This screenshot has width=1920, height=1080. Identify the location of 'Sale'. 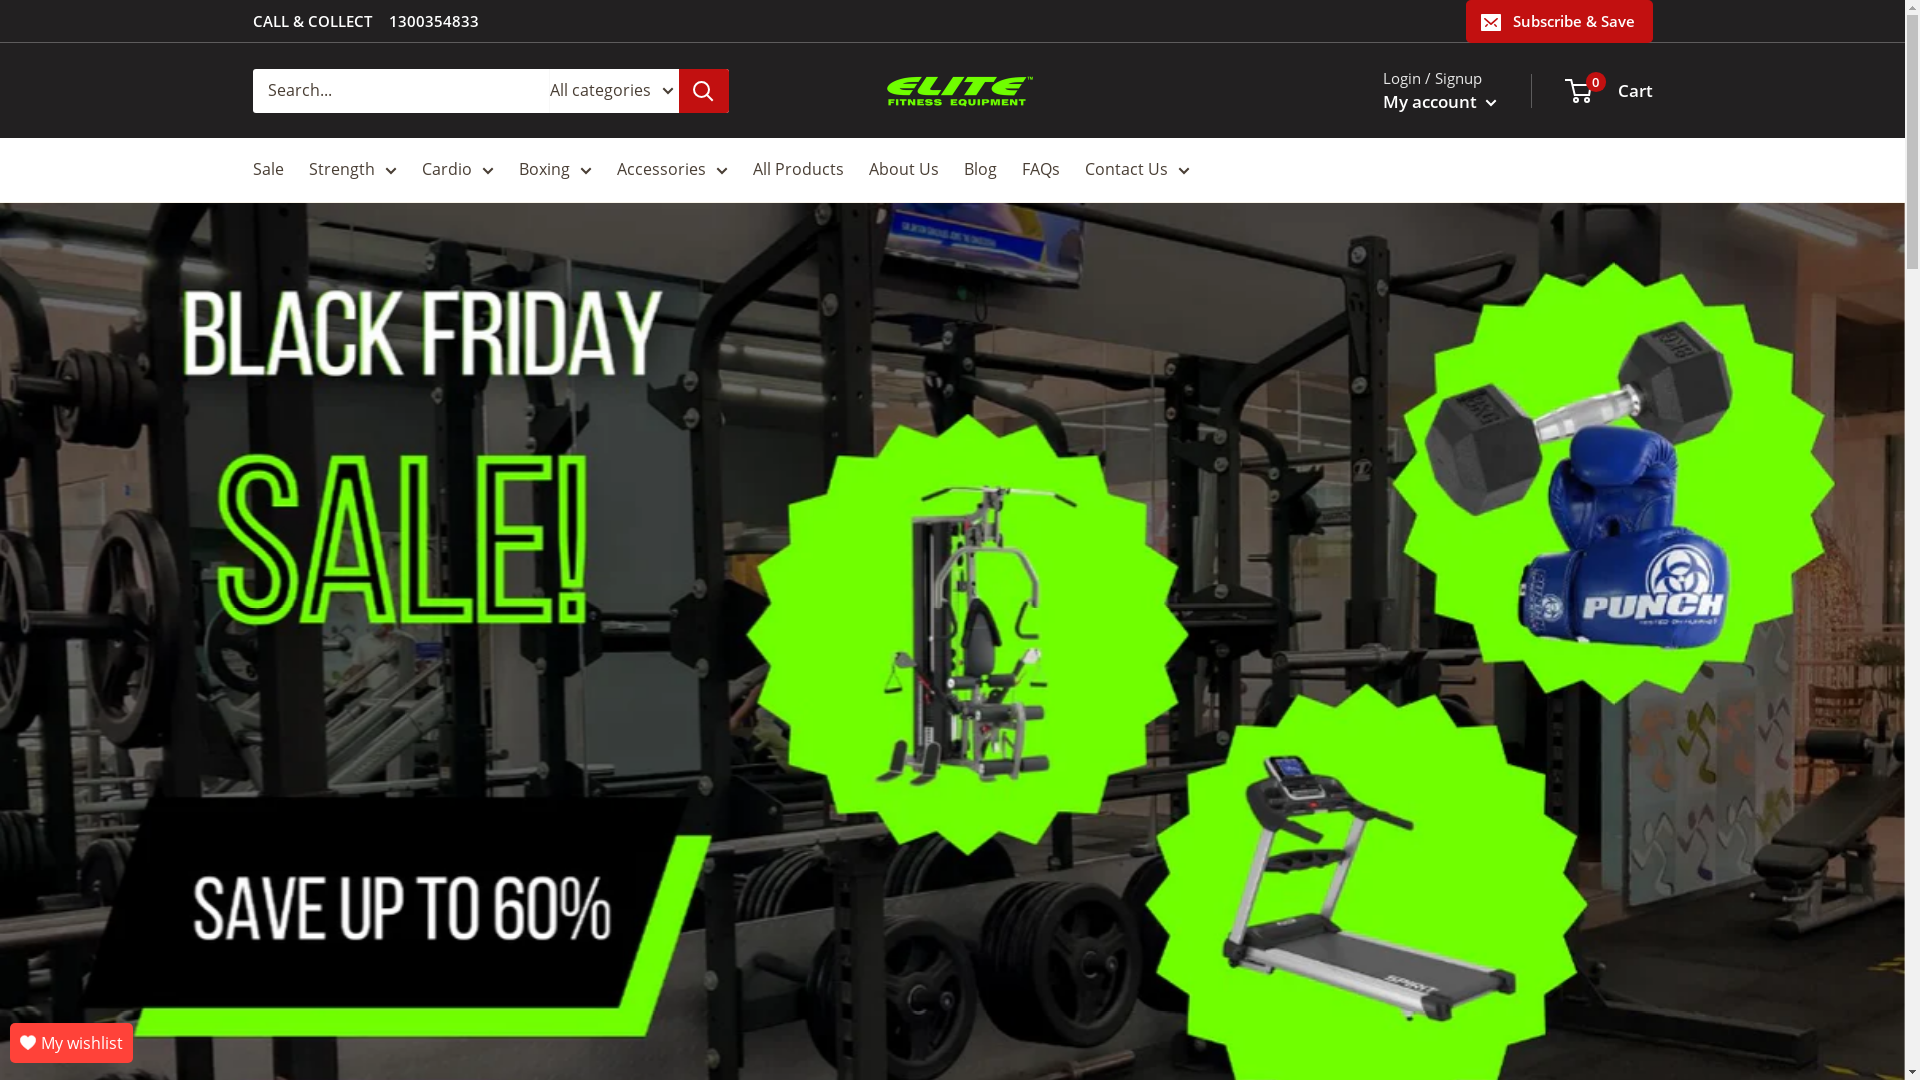
(266, 168).